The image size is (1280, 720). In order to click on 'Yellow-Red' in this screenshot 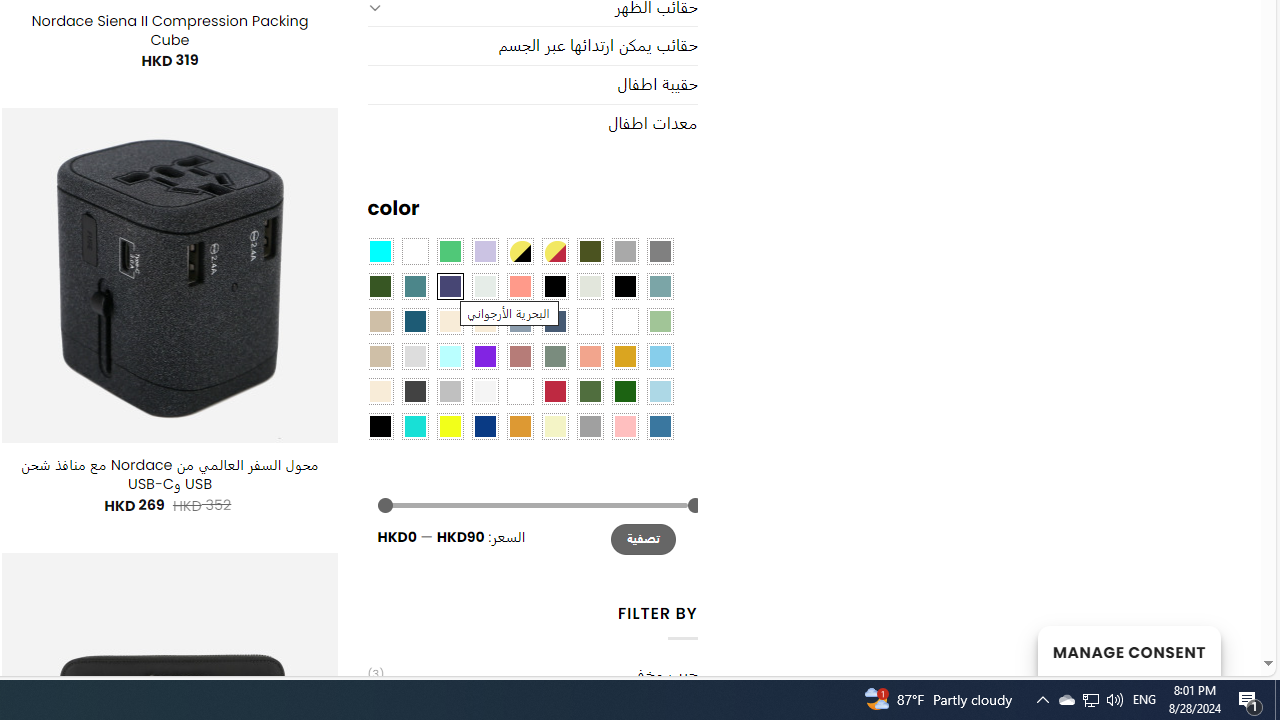, I will do `click(554, 250)`.